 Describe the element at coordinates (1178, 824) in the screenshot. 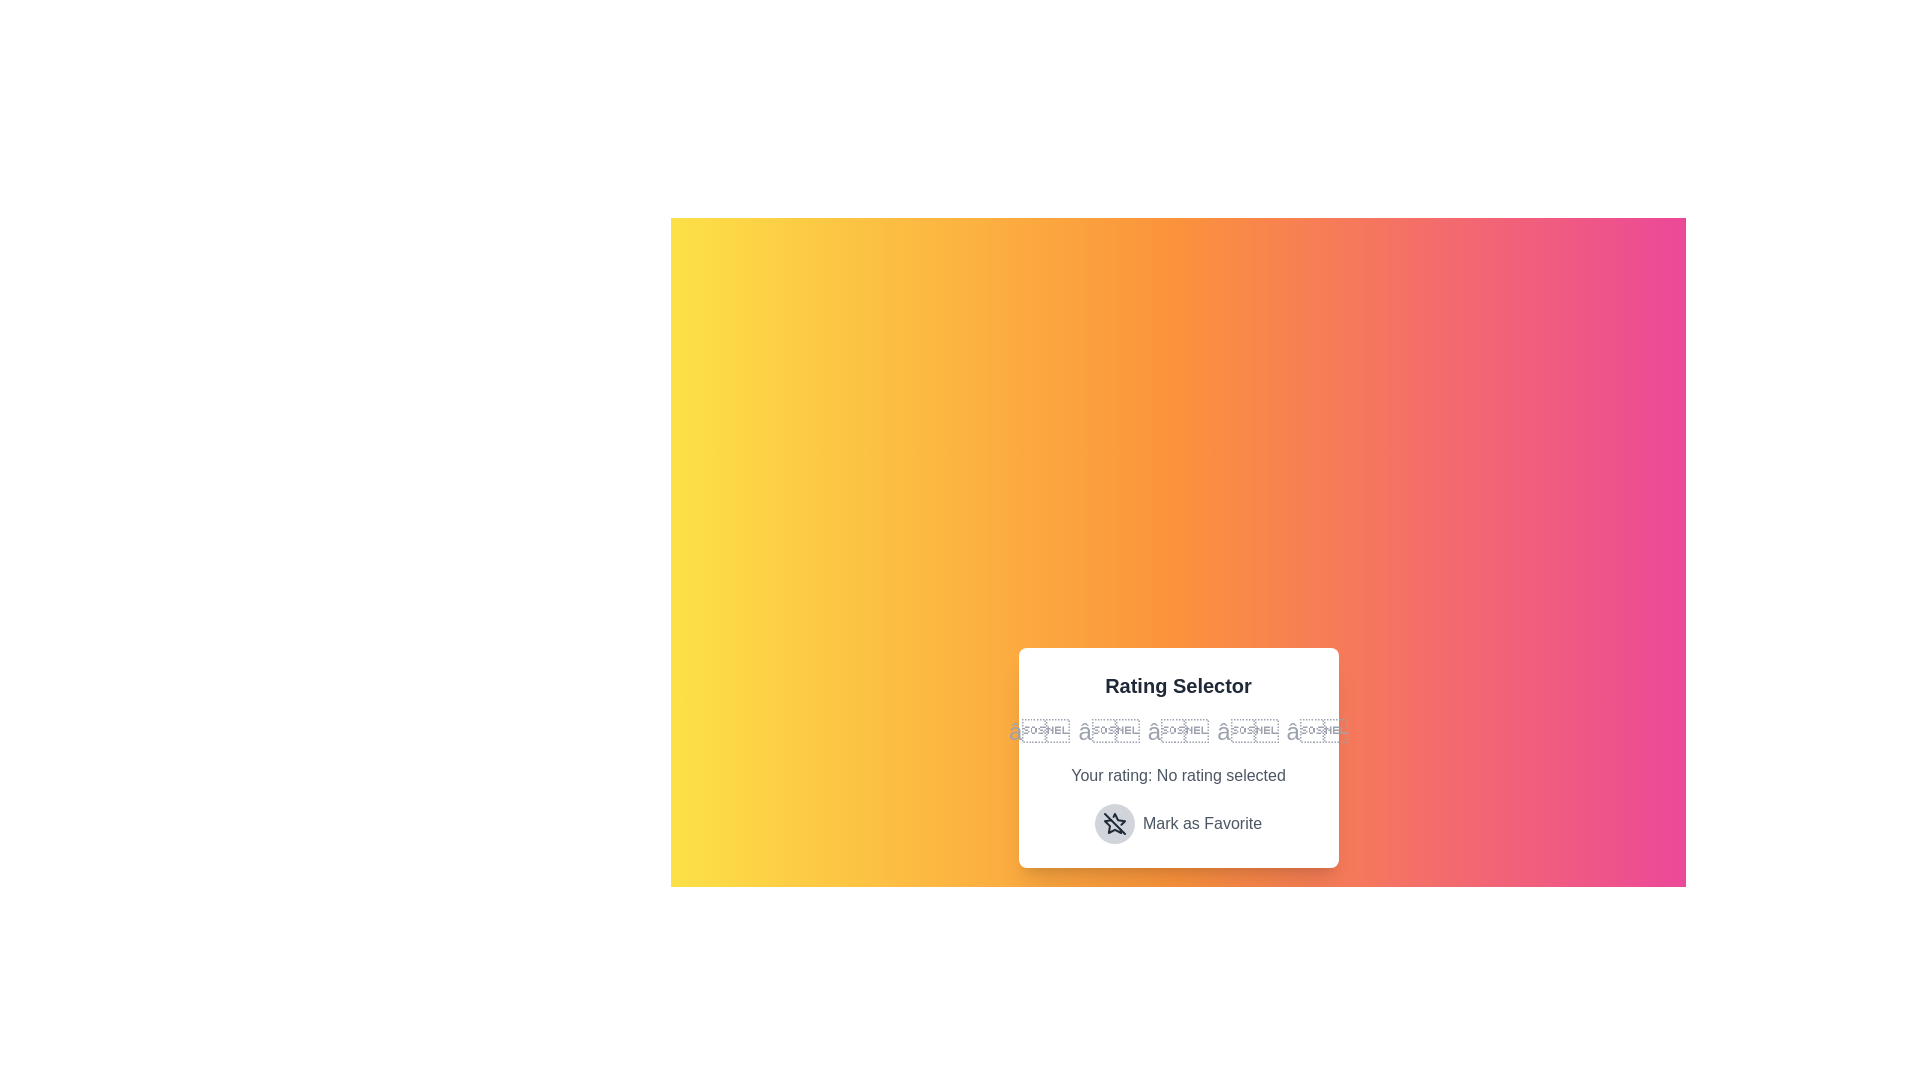

I see `the favorite toggle button located at the bottom of the 'Rating Selector' section, directly below 'Your rating: No rating selected'` at that location.